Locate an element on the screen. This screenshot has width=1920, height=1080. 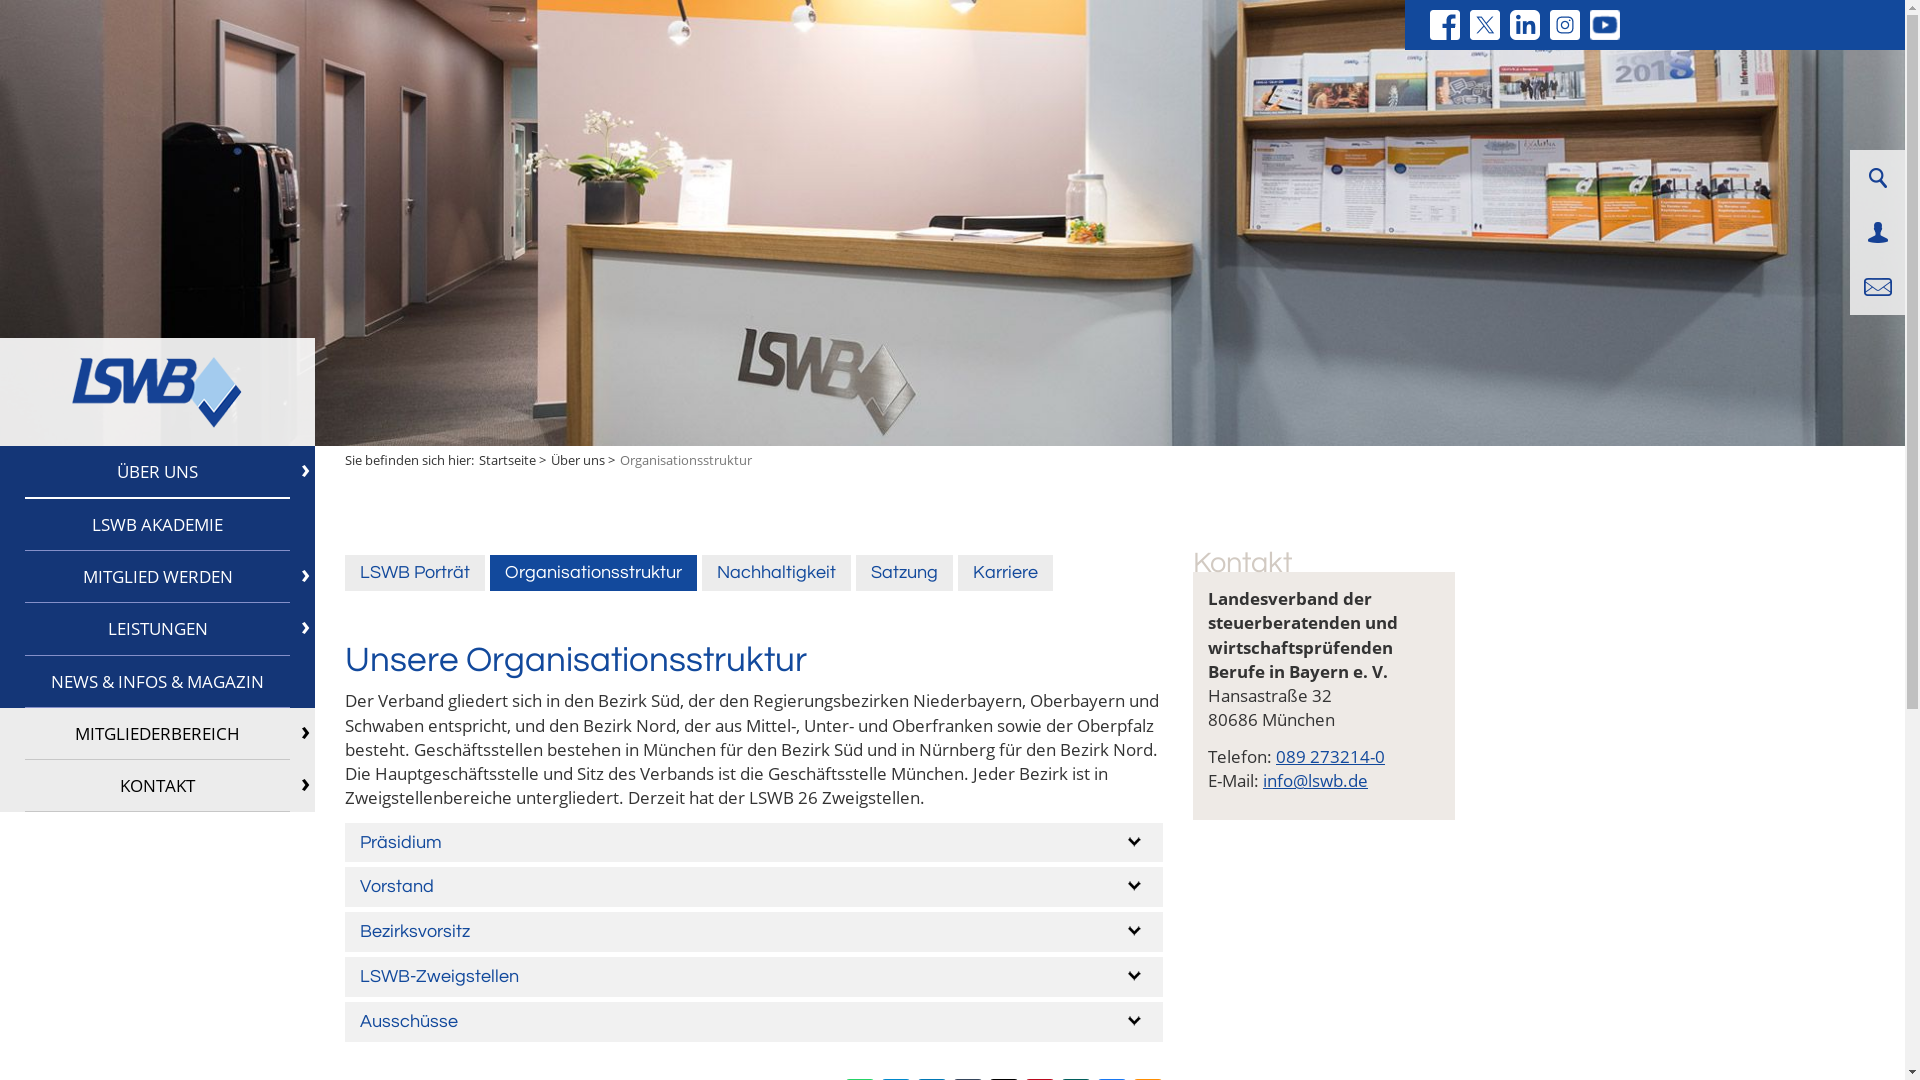
'NEWS & INFOS & MAGAZIN' is located at coordinates (156, 681).